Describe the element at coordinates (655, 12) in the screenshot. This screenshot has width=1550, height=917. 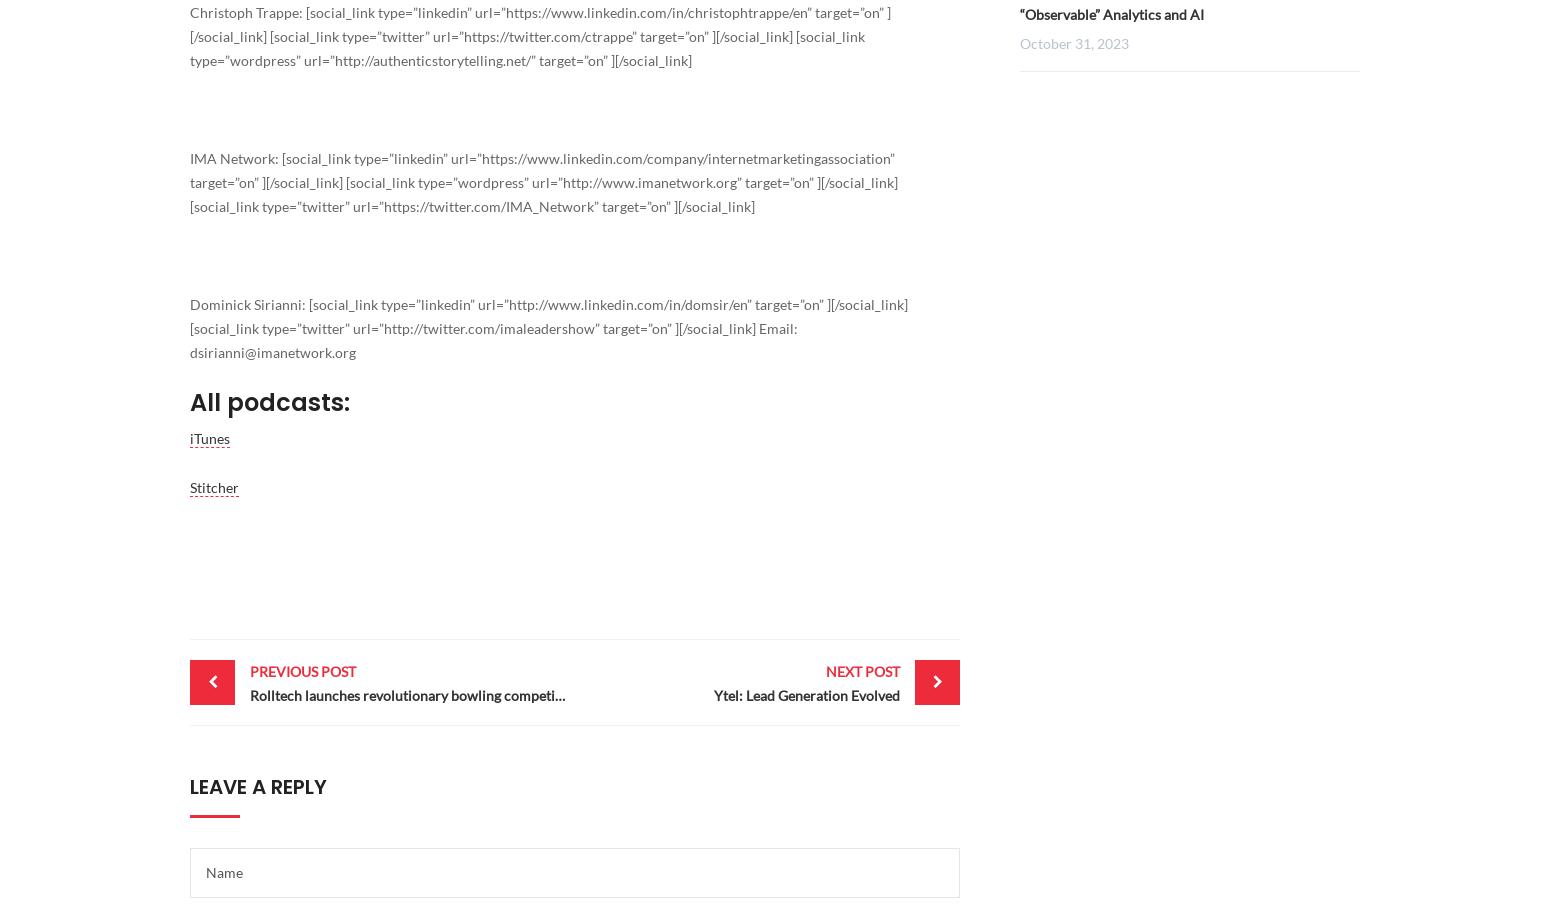
I see `'https://www.linkedin.com/in/christophtrappe/en'` at that location.